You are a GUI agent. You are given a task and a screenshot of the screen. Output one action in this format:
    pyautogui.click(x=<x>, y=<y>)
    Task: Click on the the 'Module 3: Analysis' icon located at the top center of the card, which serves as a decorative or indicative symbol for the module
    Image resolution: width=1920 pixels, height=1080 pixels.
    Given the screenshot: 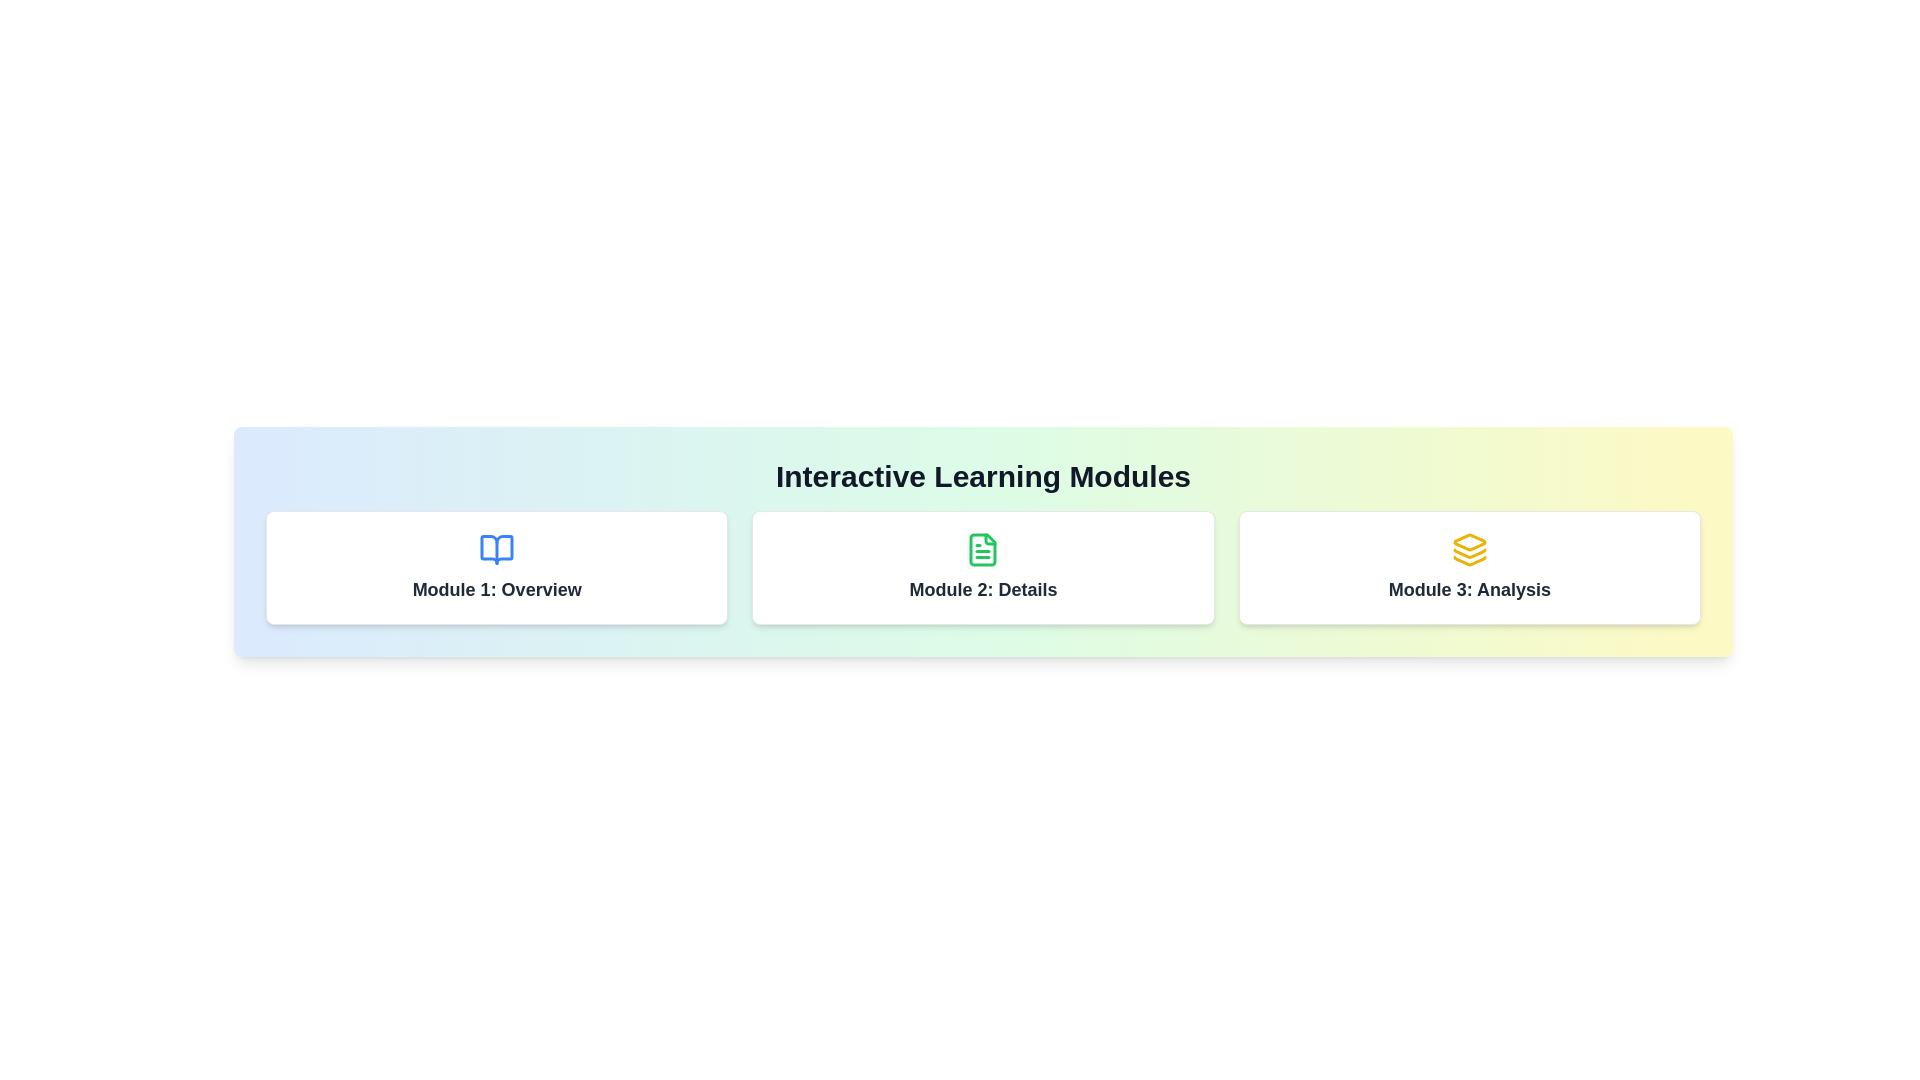 What is the action you would take?
    pyautogui.click(x=1469, y=550)
    